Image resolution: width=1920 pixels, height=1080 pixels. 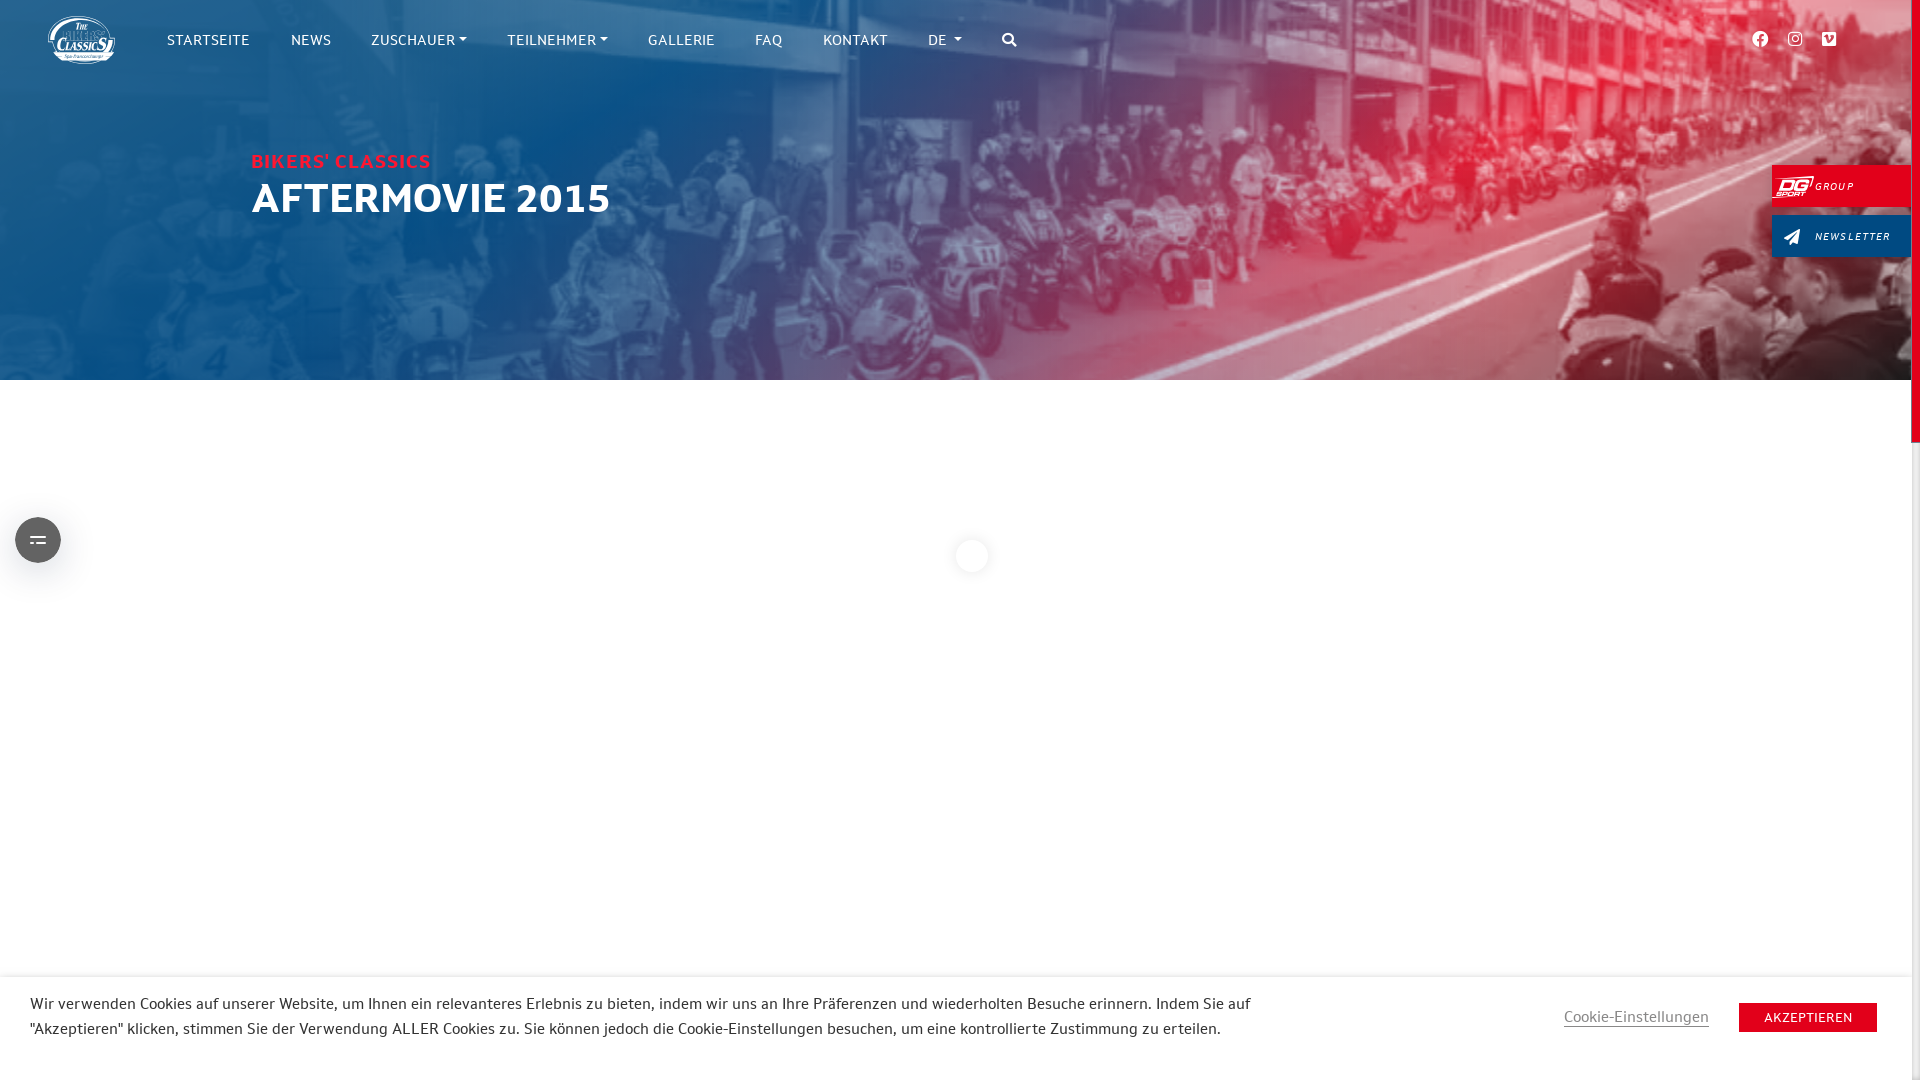 I want to click on 'KONTAKT', so click(x=855, y=39).